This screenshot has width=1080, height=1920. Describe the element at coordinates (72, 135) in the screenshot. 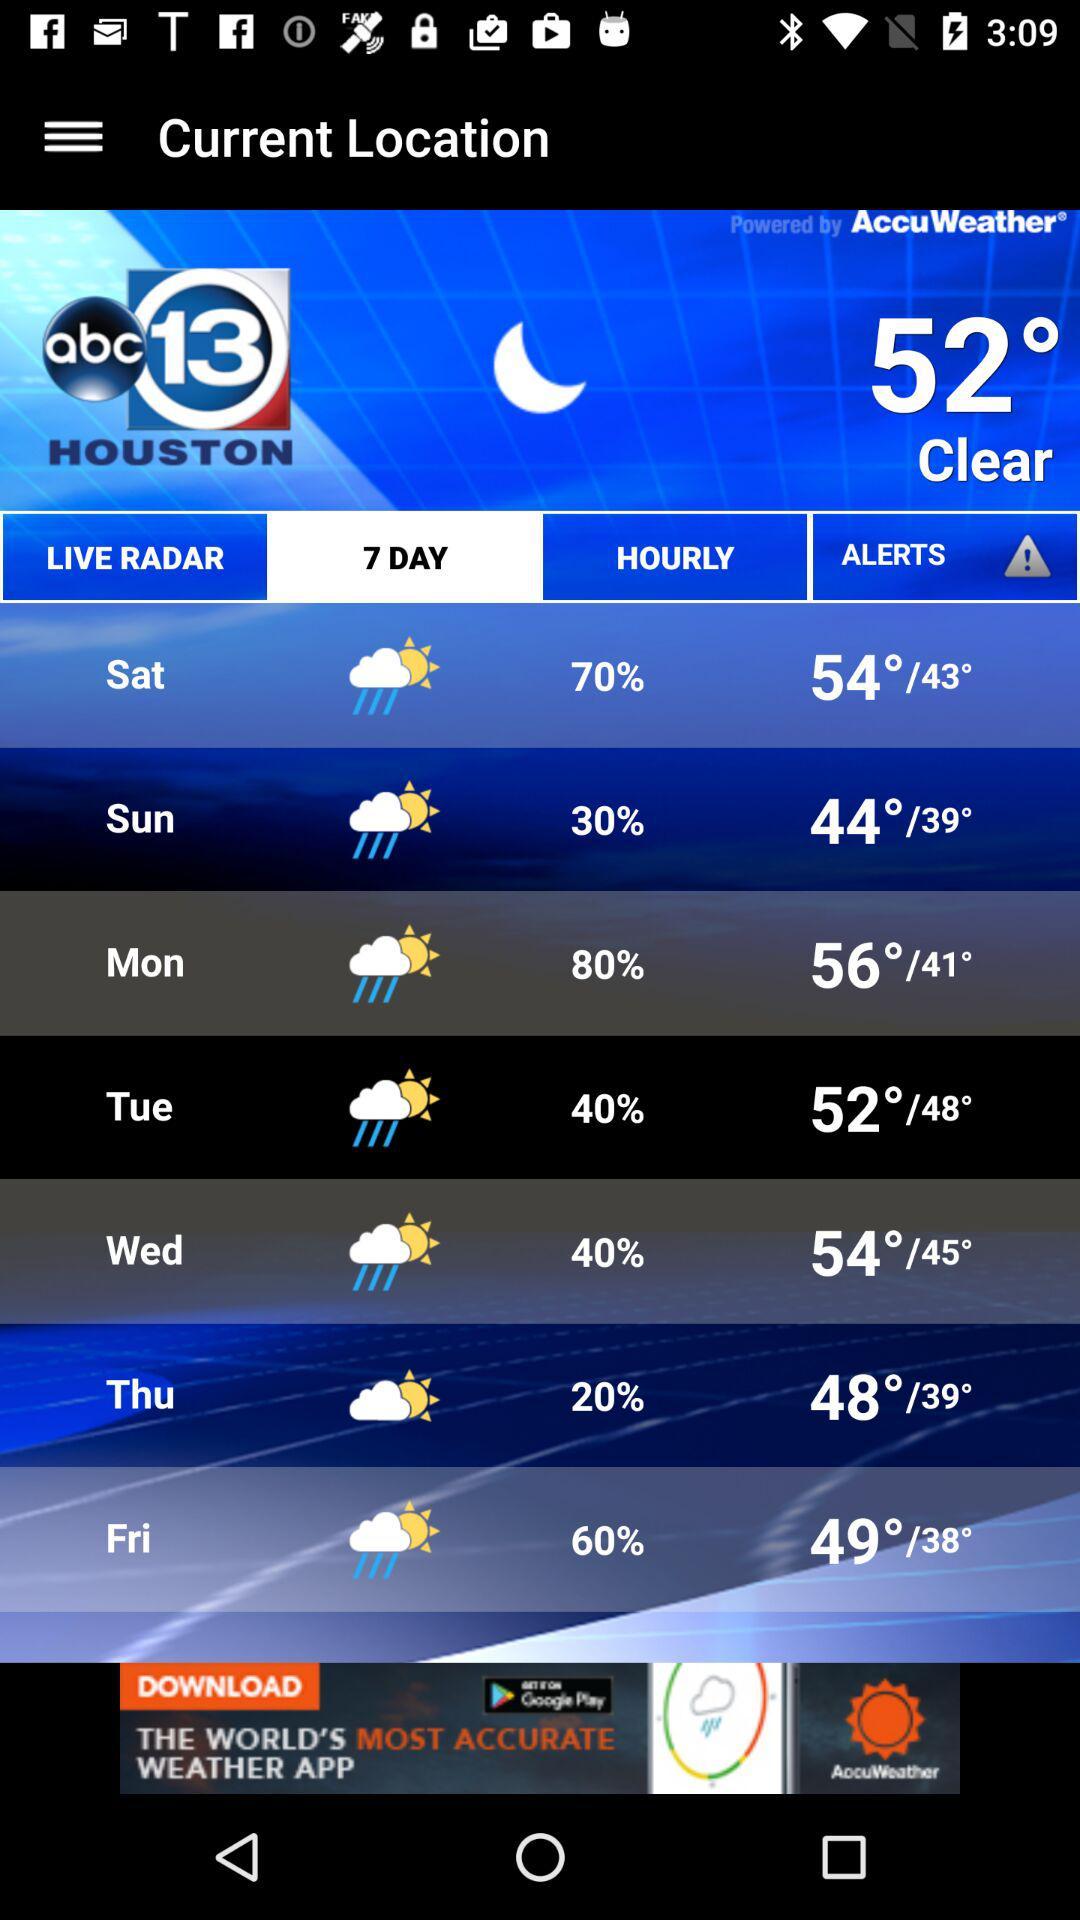

I see `home screen` at that location.